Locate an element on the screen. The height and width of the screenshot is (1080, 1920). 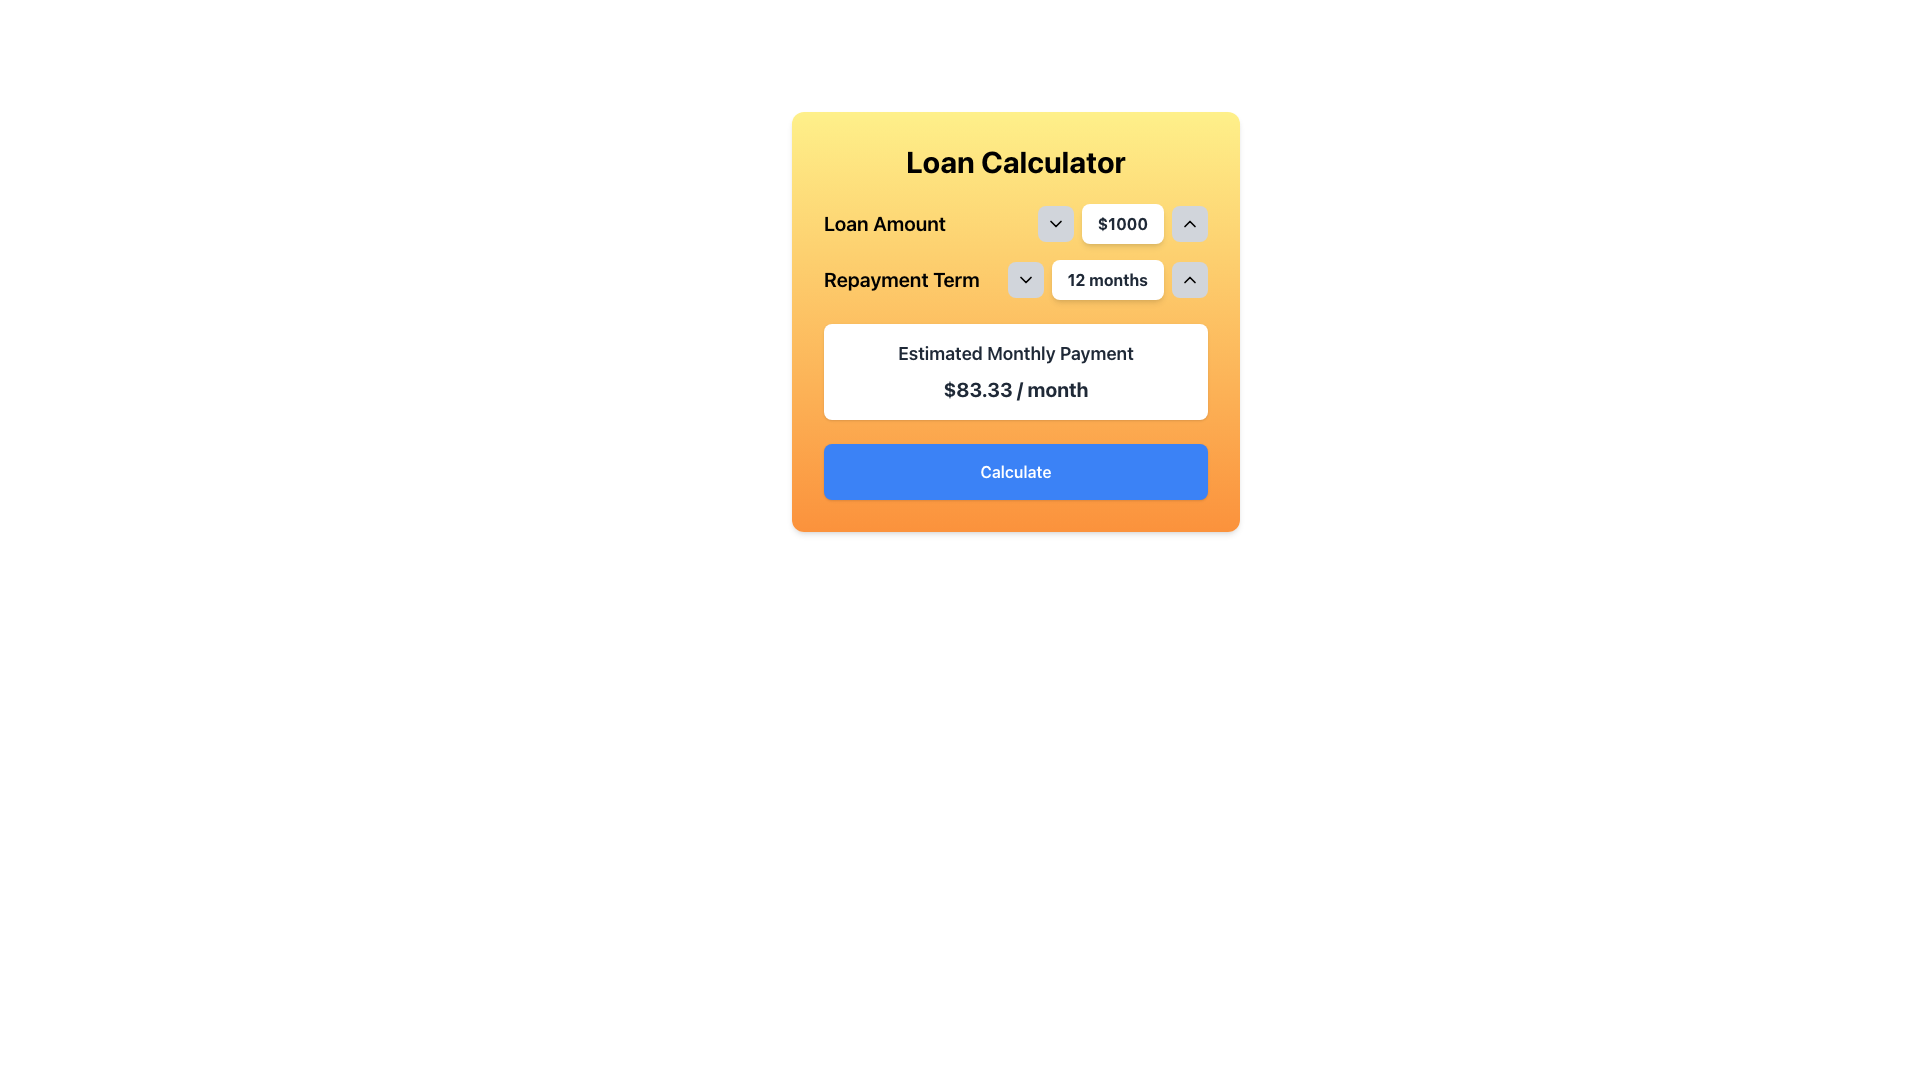
the Text display that shows the currently selected repayment duration for a loan, located at the center of the row labeled 'Repayment Term.' is located at coordinates (1106, 280).